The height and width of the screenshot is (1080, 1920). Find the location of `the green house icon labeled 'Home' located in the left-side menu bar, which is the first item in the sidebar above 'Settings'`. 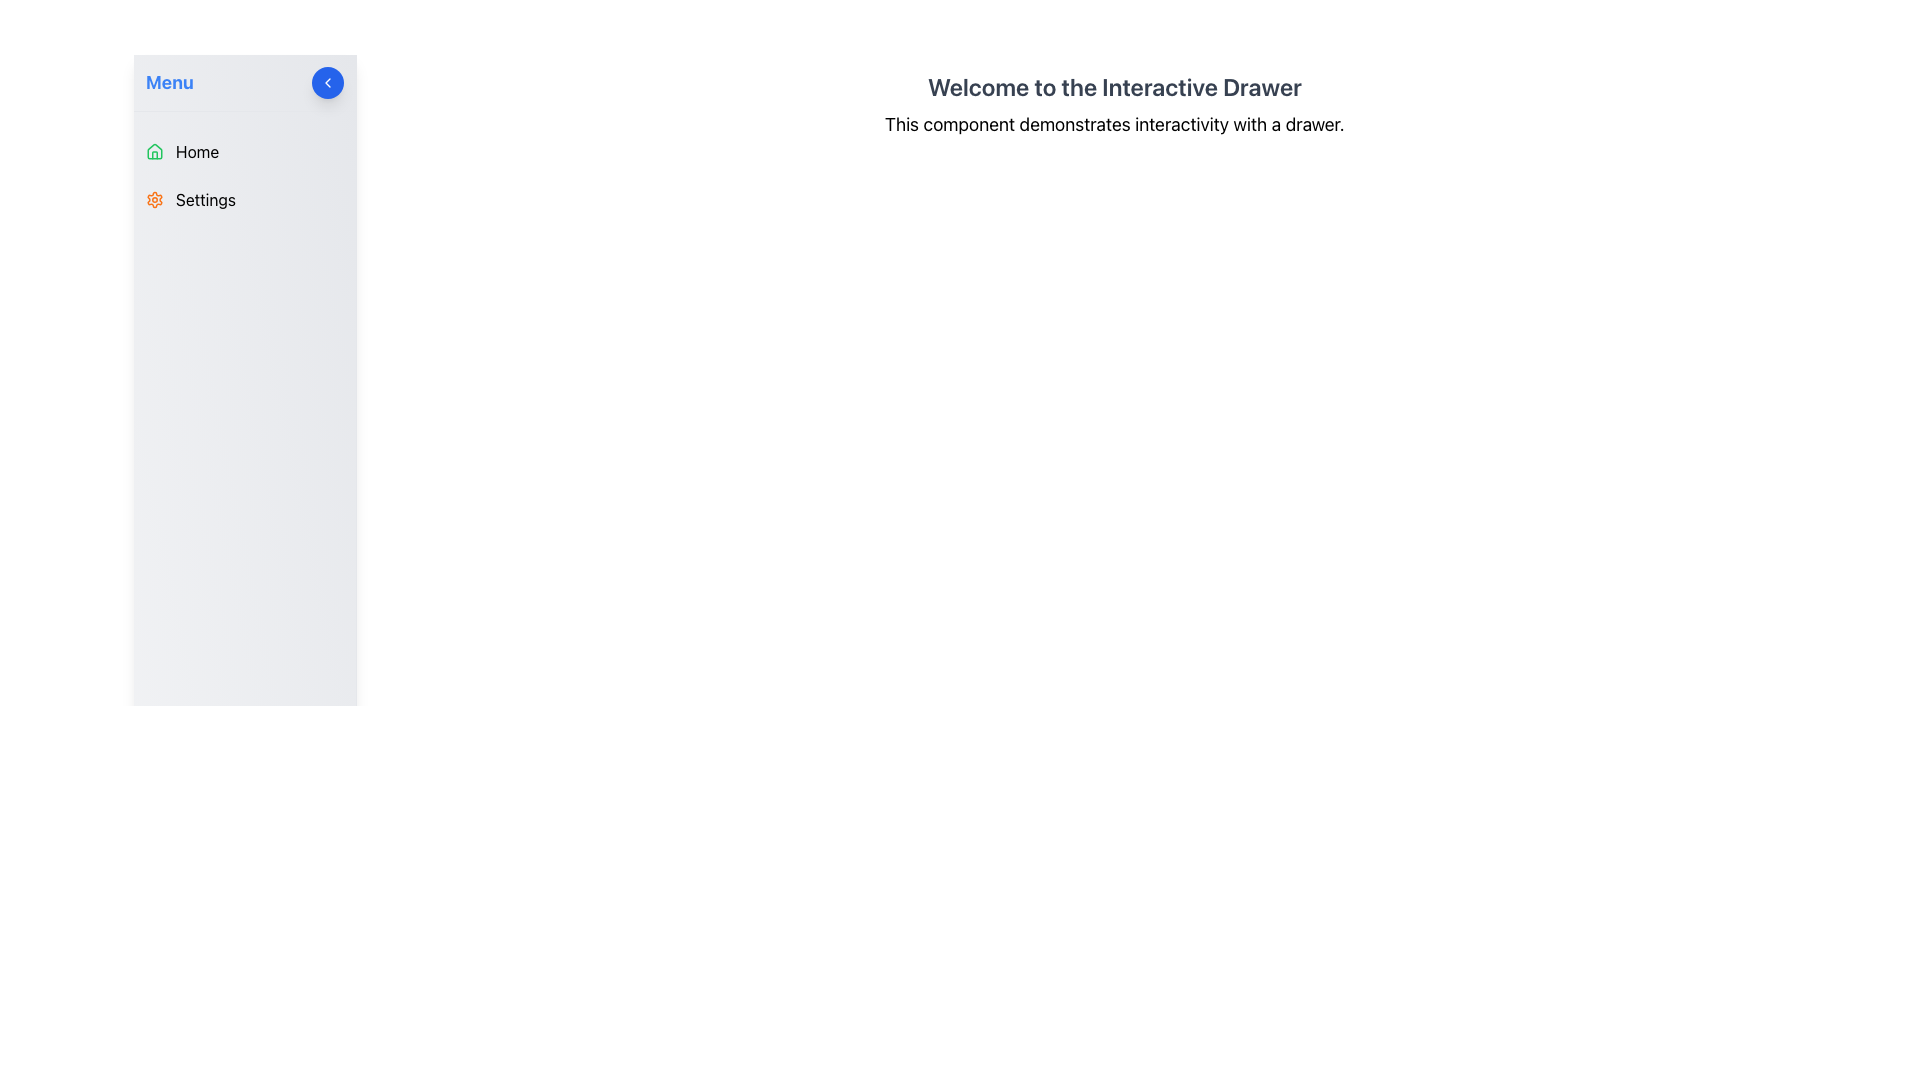

the green house icon labeled 'Home' located in the left-side menu bar, which is the first item in the sidebar above 'Settings' is located at coordinates (153, 150).